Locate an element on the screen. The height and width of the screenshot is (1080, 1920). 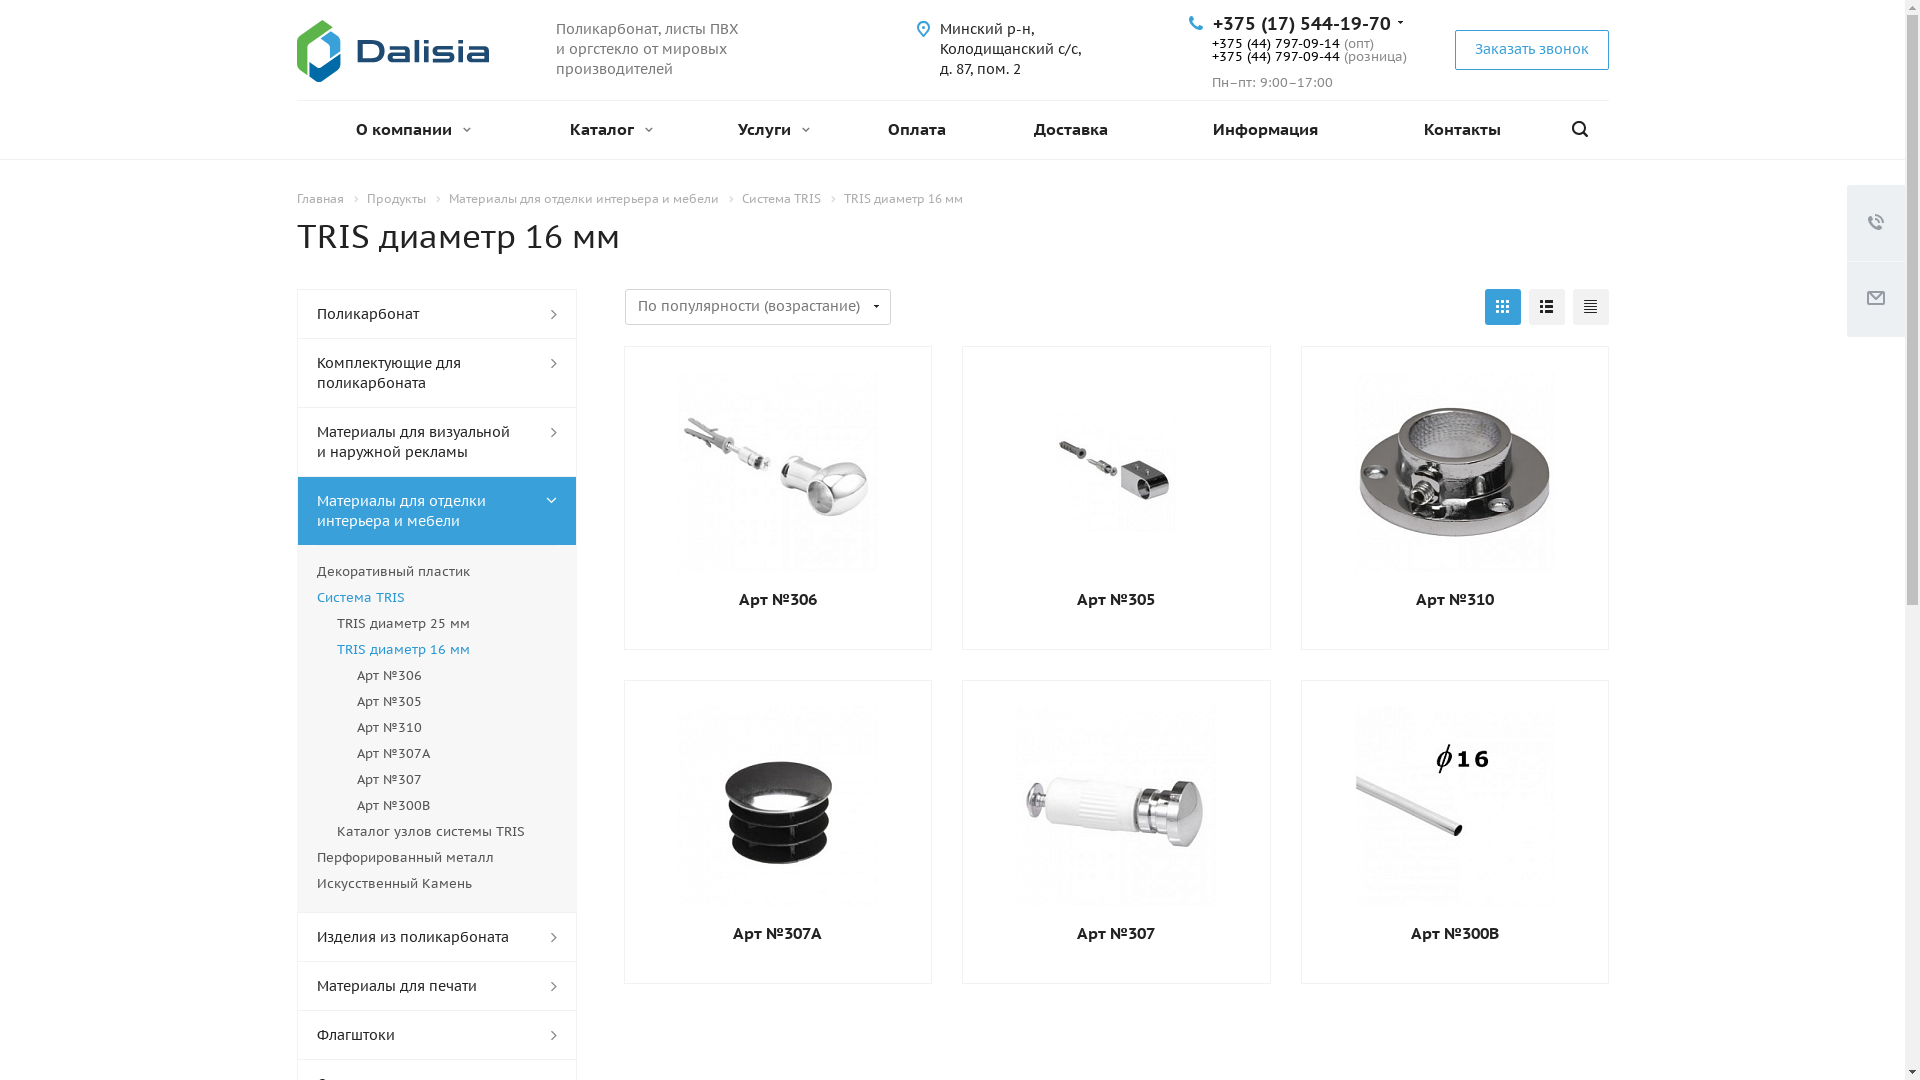
'+375 (44) 797-09-14' is located at coordinates (1275, 43).